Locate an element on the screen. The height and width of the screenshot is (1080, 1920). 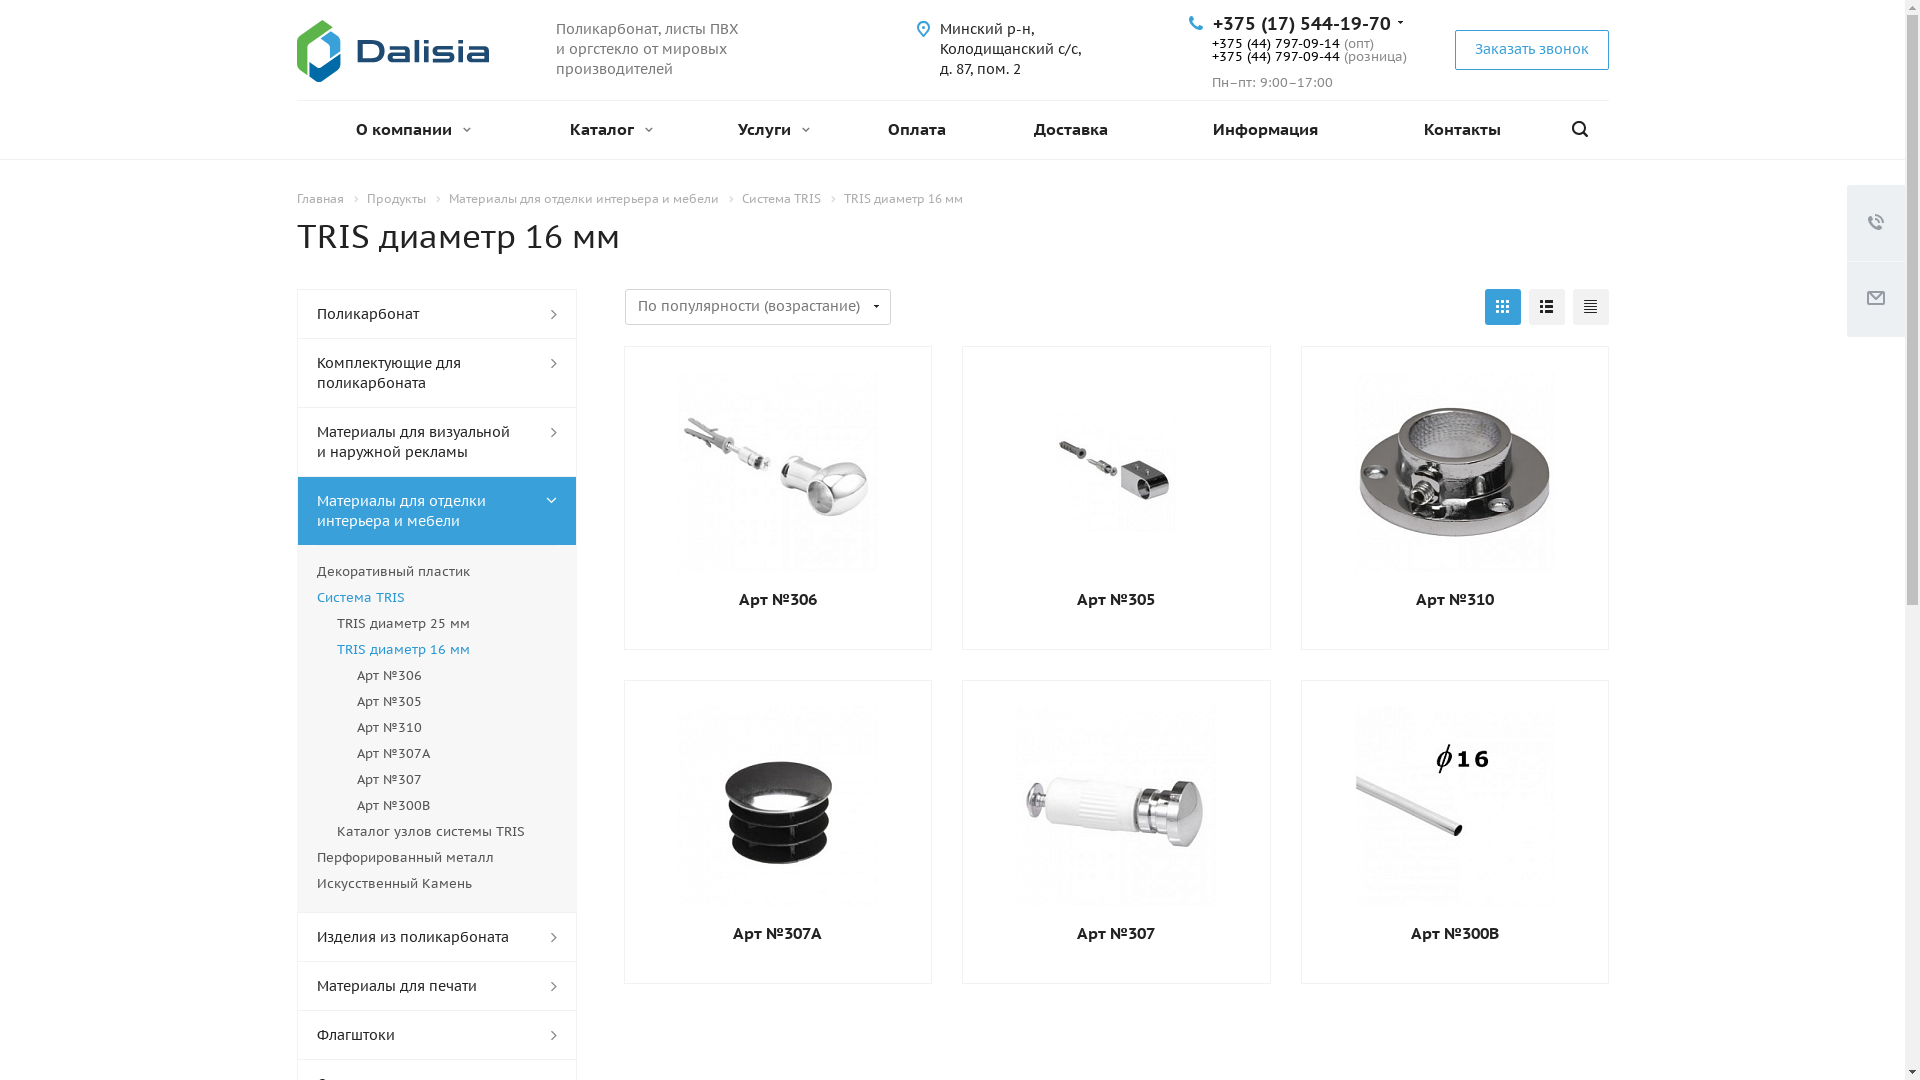
'+375 (44) 797-09-14' is located at coordinates (1275, 43).